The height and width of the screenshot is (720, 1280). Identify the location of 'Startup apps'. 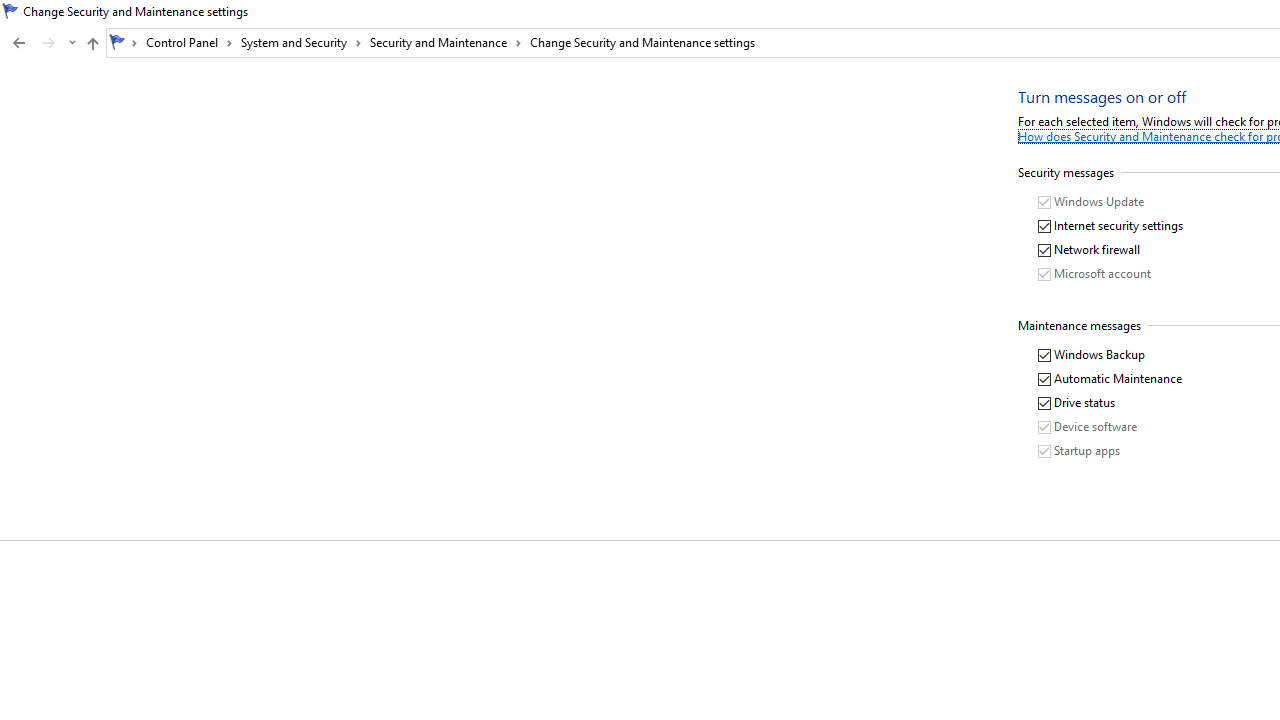
(1079, 451).